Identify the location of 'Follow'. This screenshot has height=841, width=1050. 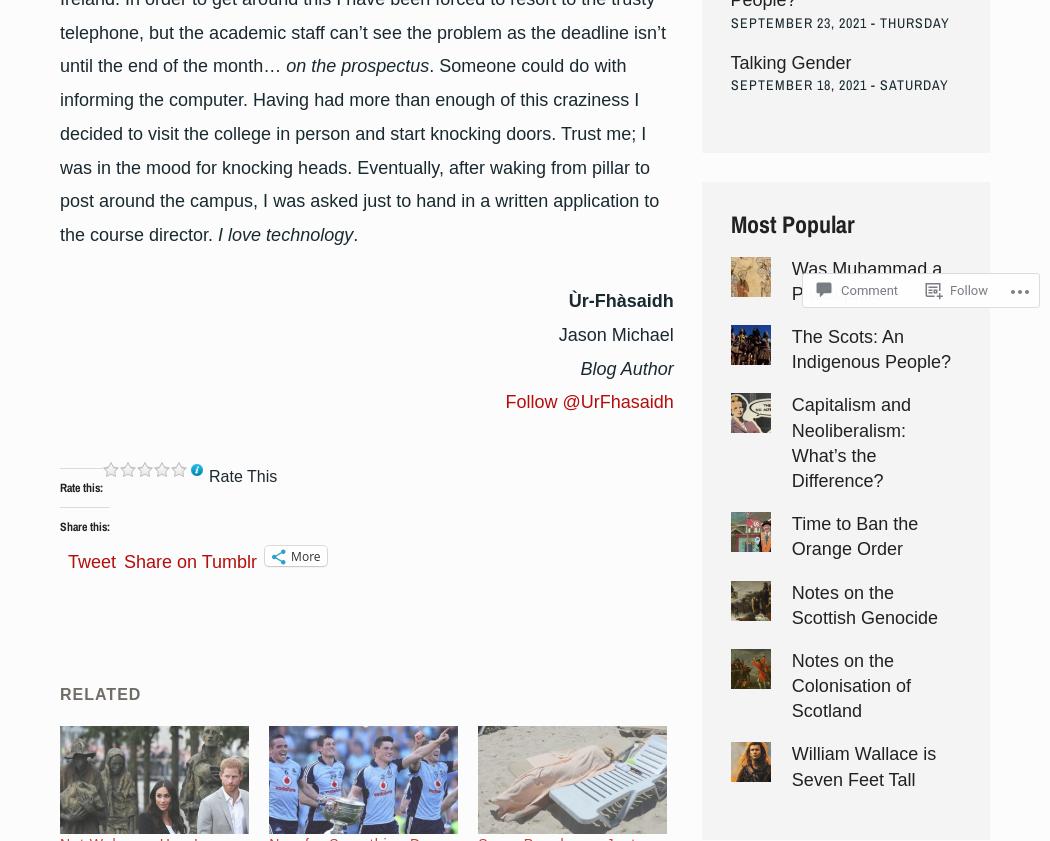
(949, 289).